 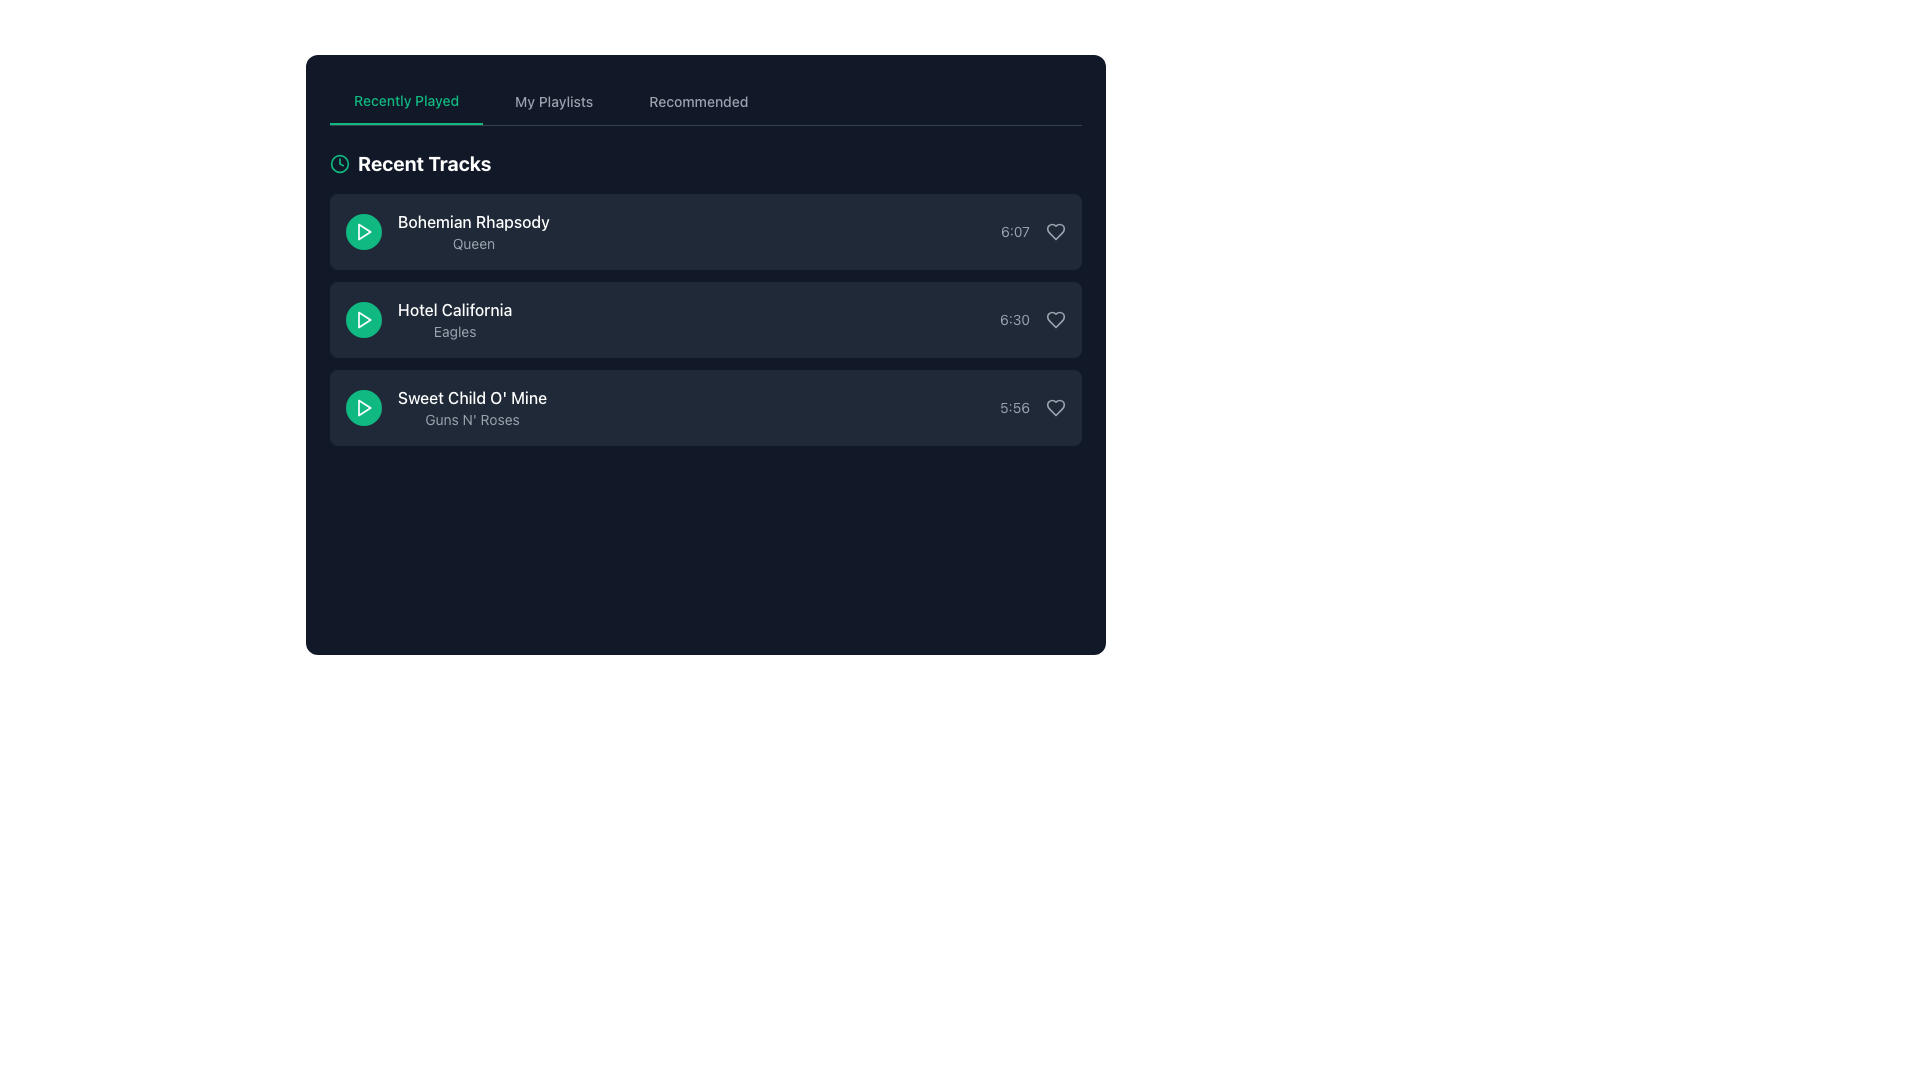 What do you see at coordinates (1032, 319) in the screenshot?
I see `the heart icon adjacent to the 'Hotel California' track duration label, which is located on the rightmost side of the song entry` at bounding box center [1032, 319].